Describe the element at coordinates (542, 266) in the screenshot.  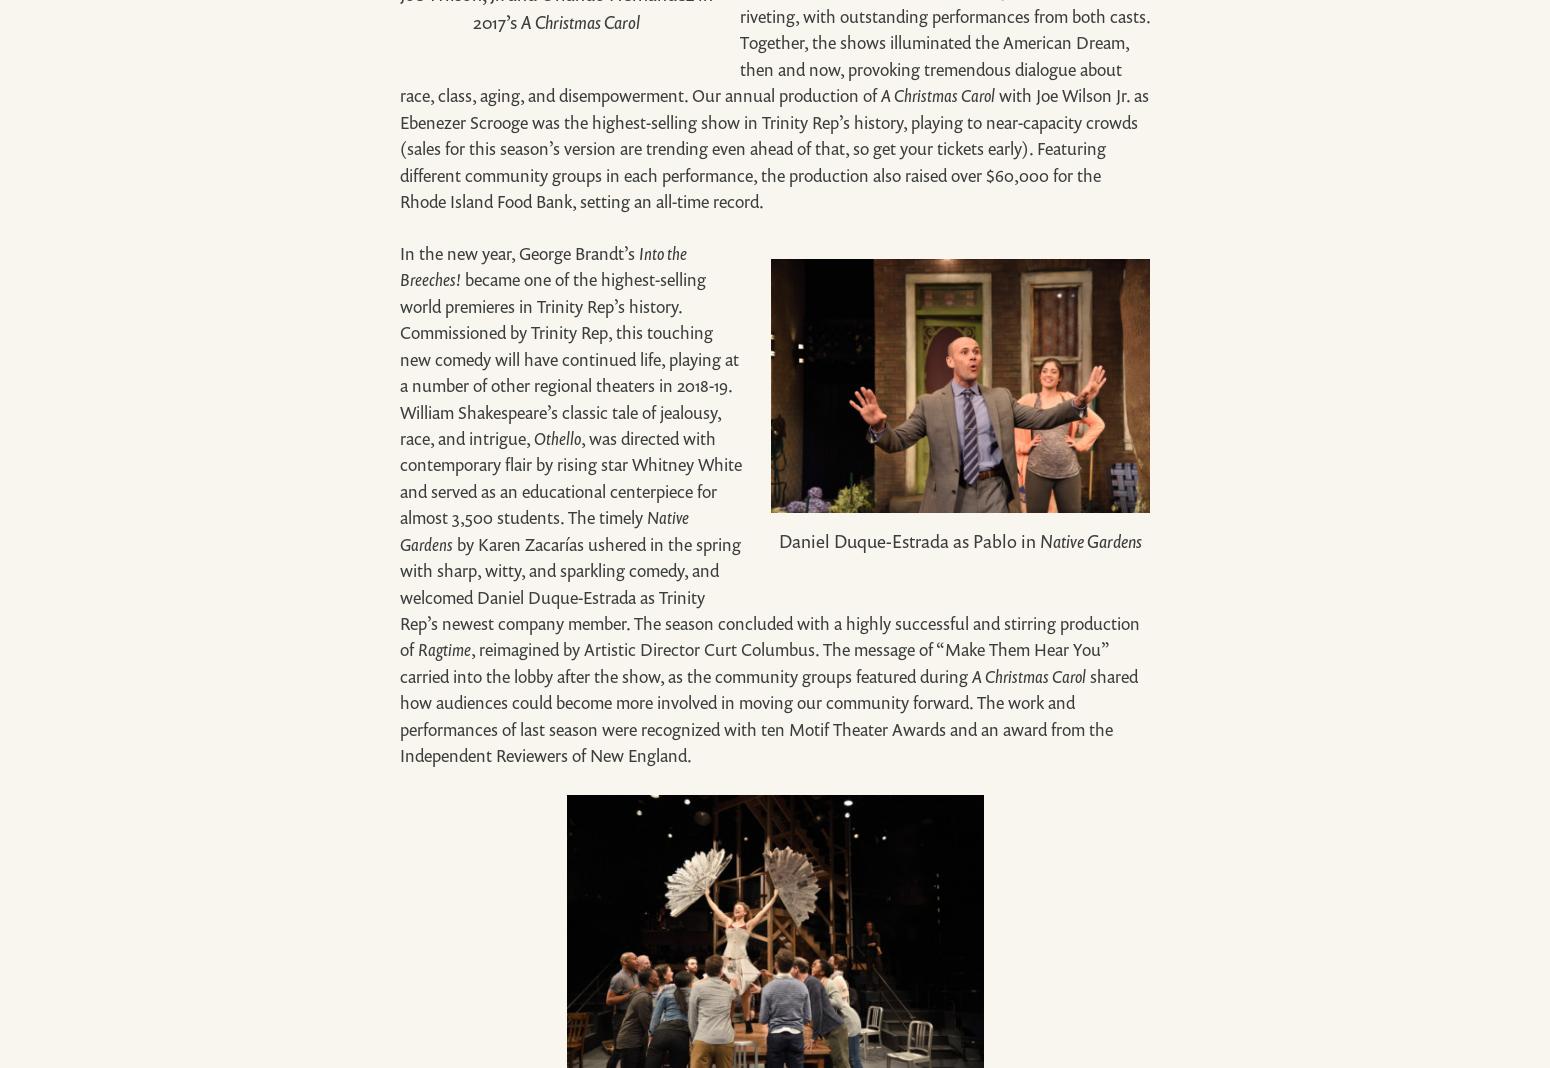
I see `'Into the Breeches!'` at that location.